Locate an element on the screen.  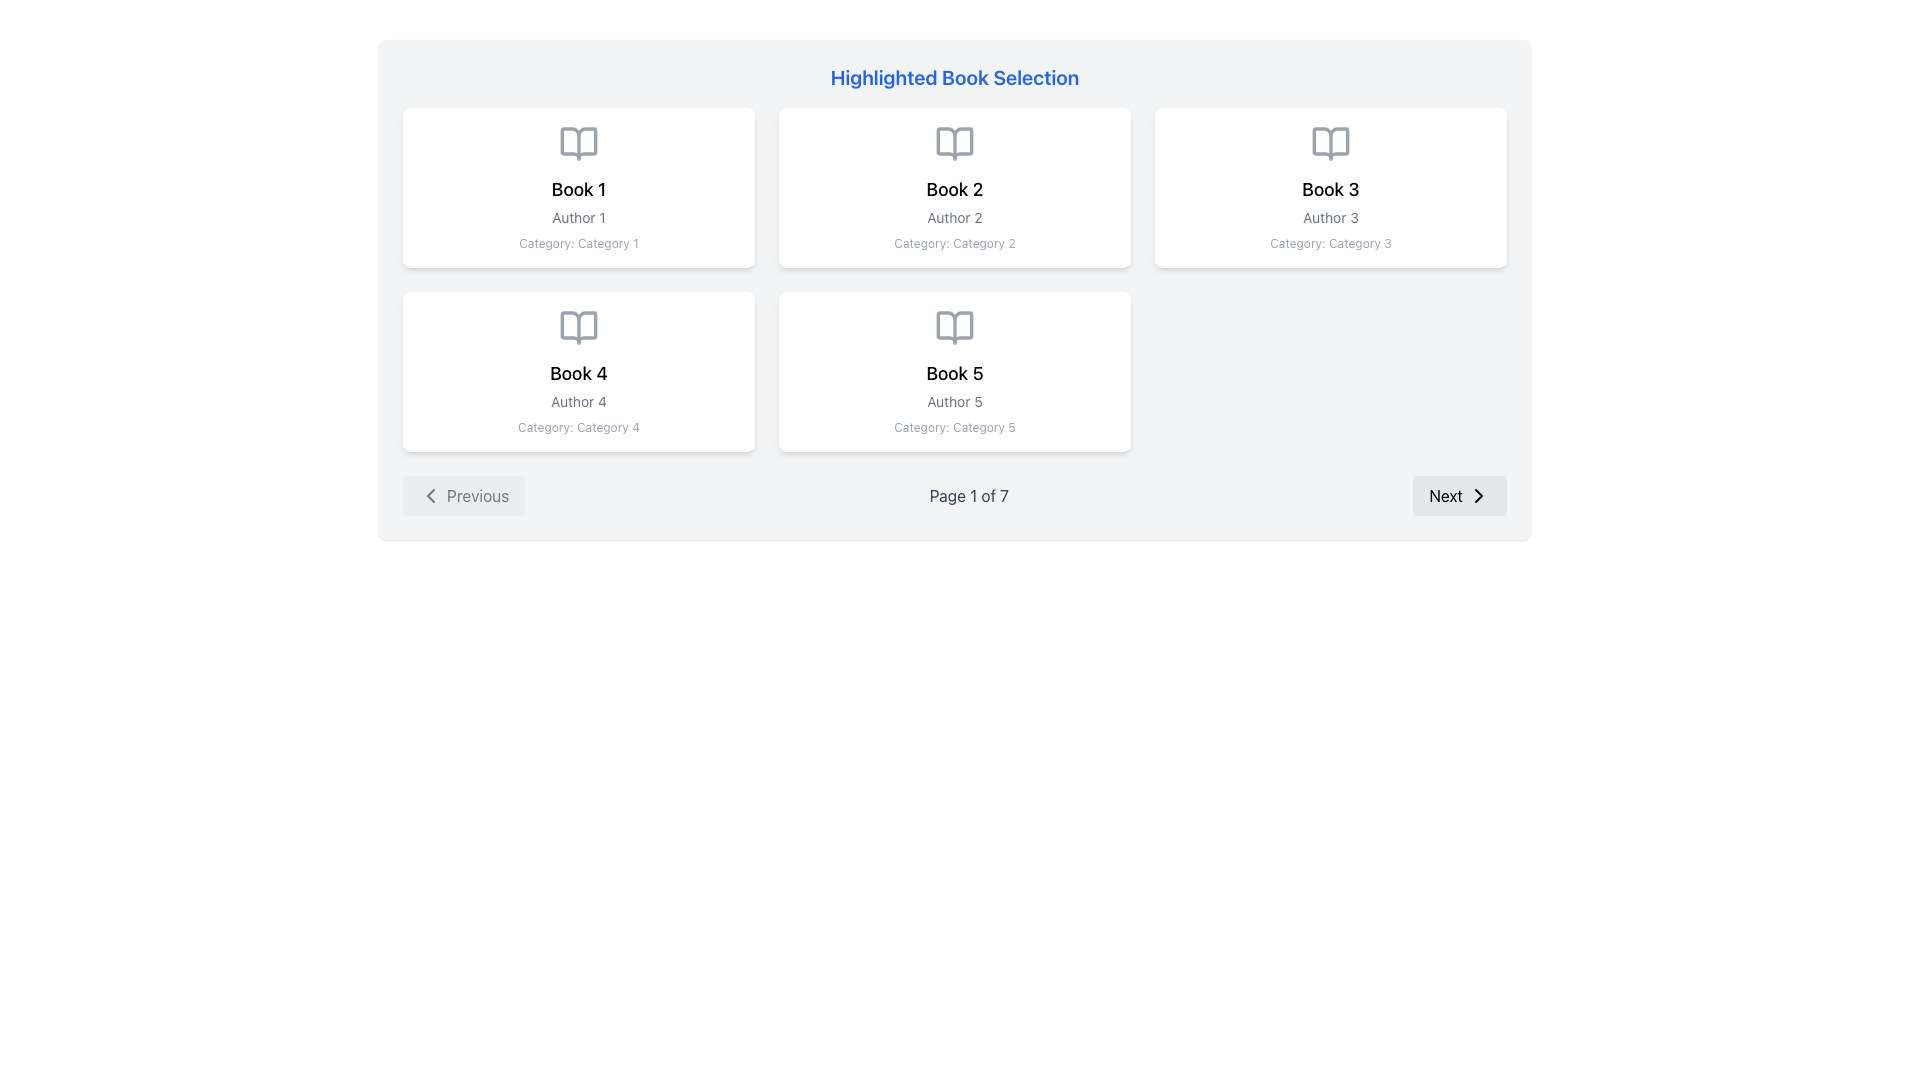
the selectable card for 'Book 4' located in the second row, first column of the grid layout is located at coordinates (578, 371).